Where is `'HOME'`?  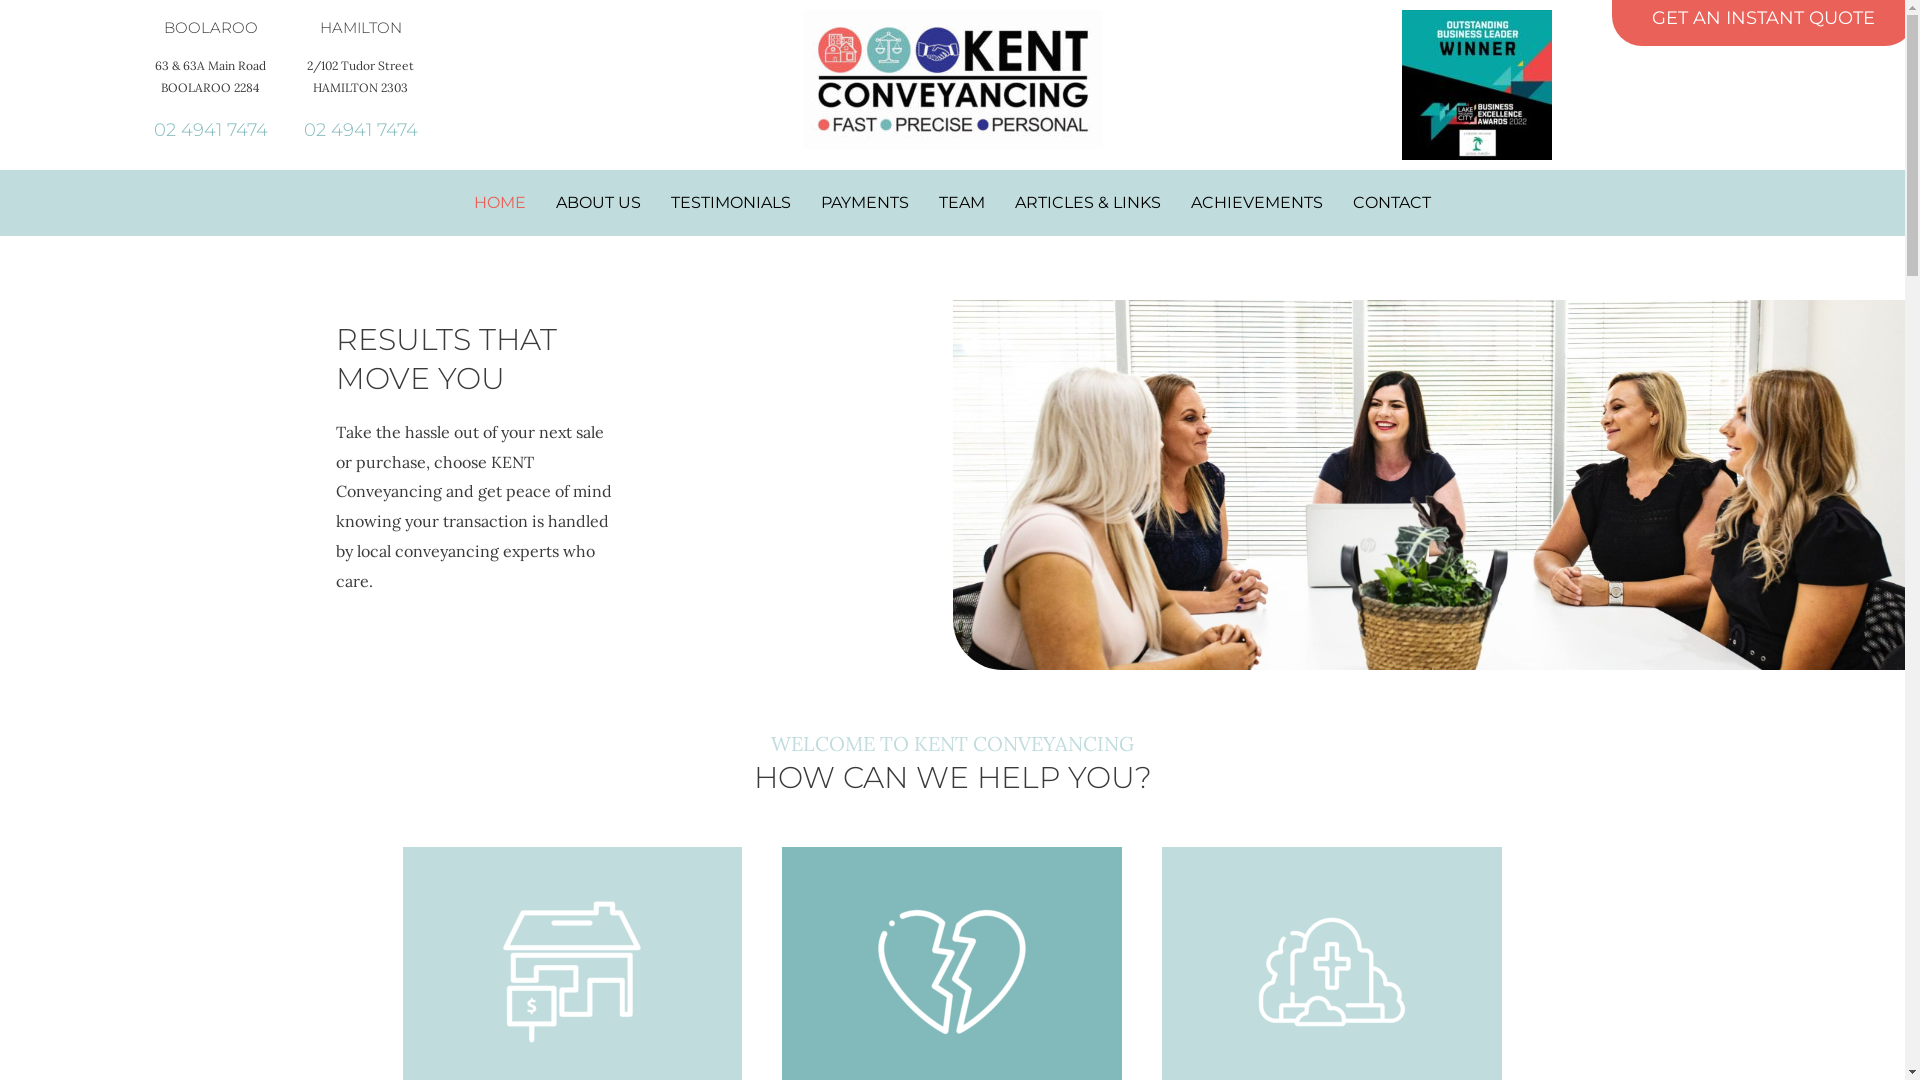
'HOME' is located at coordinates (499, 203).